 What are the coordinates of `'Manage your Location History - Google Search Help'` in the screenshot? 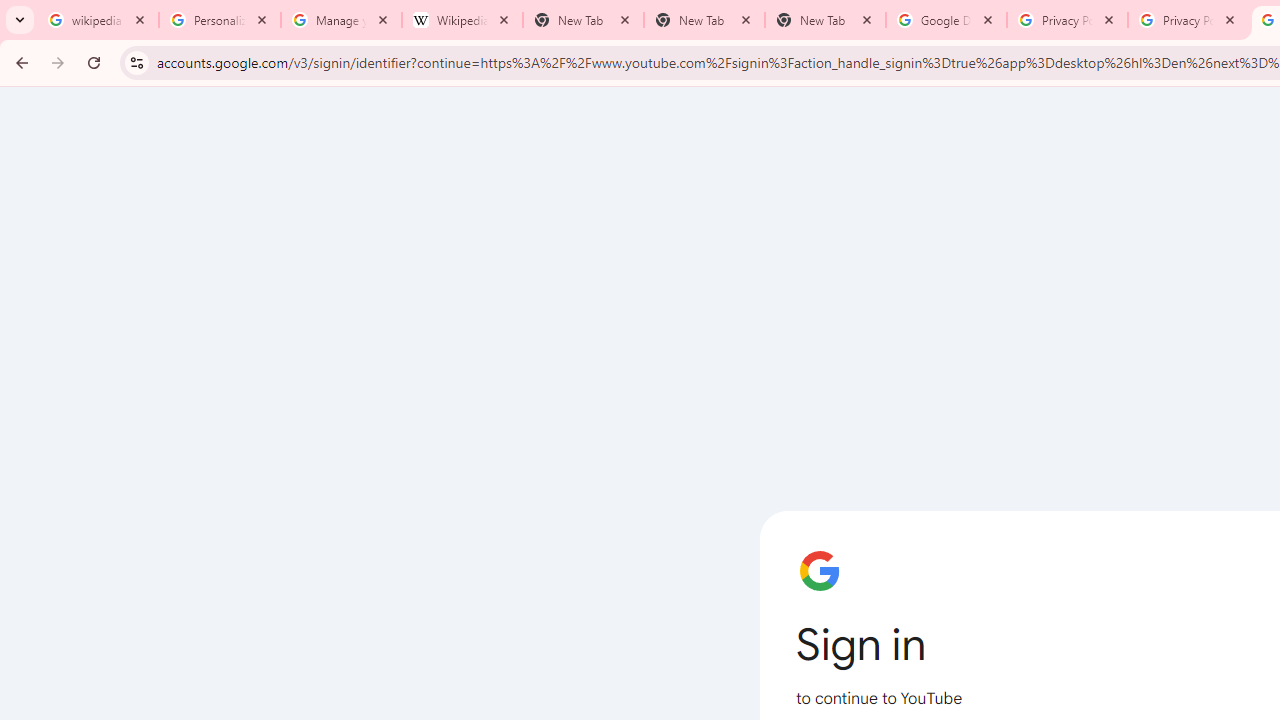 It's located at (341, 20).